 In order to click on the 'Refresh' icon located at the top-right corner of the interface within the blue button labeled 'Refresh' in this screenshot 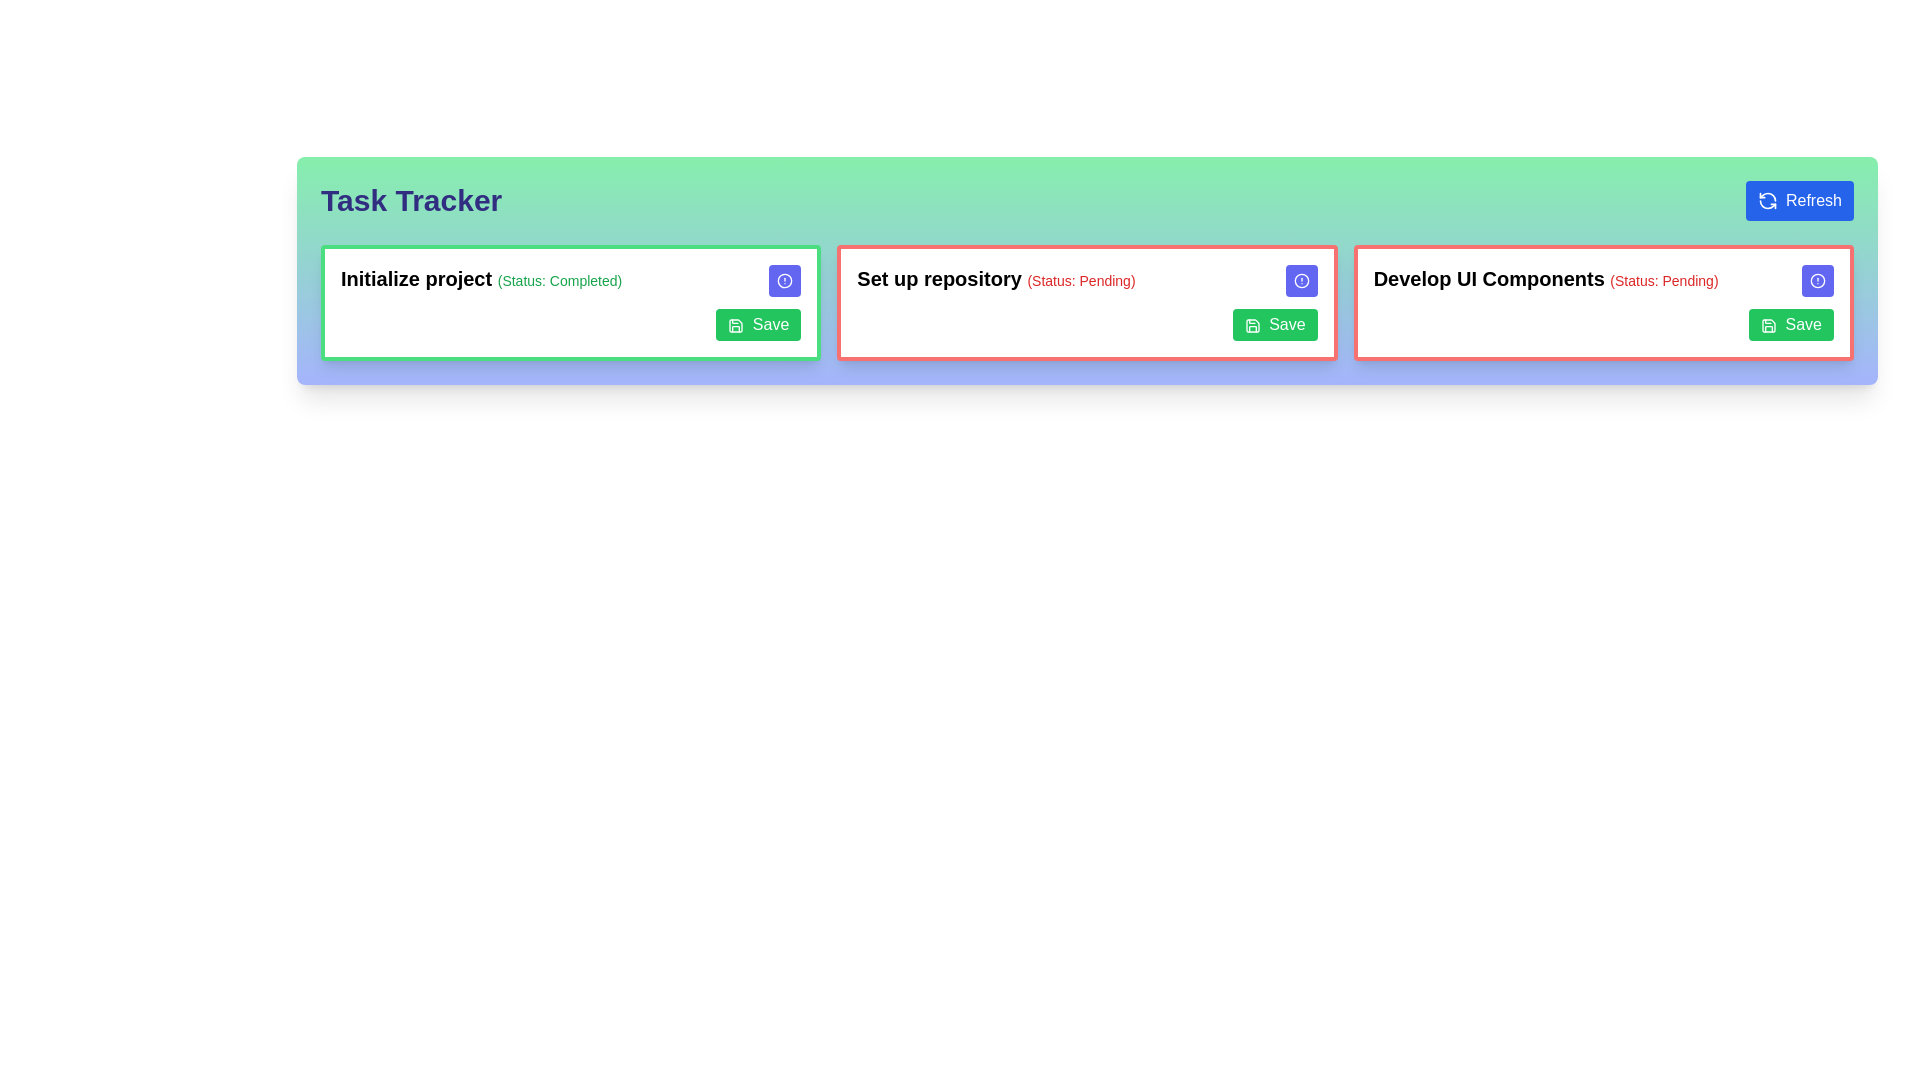, I will do `click(1767, 200)`.